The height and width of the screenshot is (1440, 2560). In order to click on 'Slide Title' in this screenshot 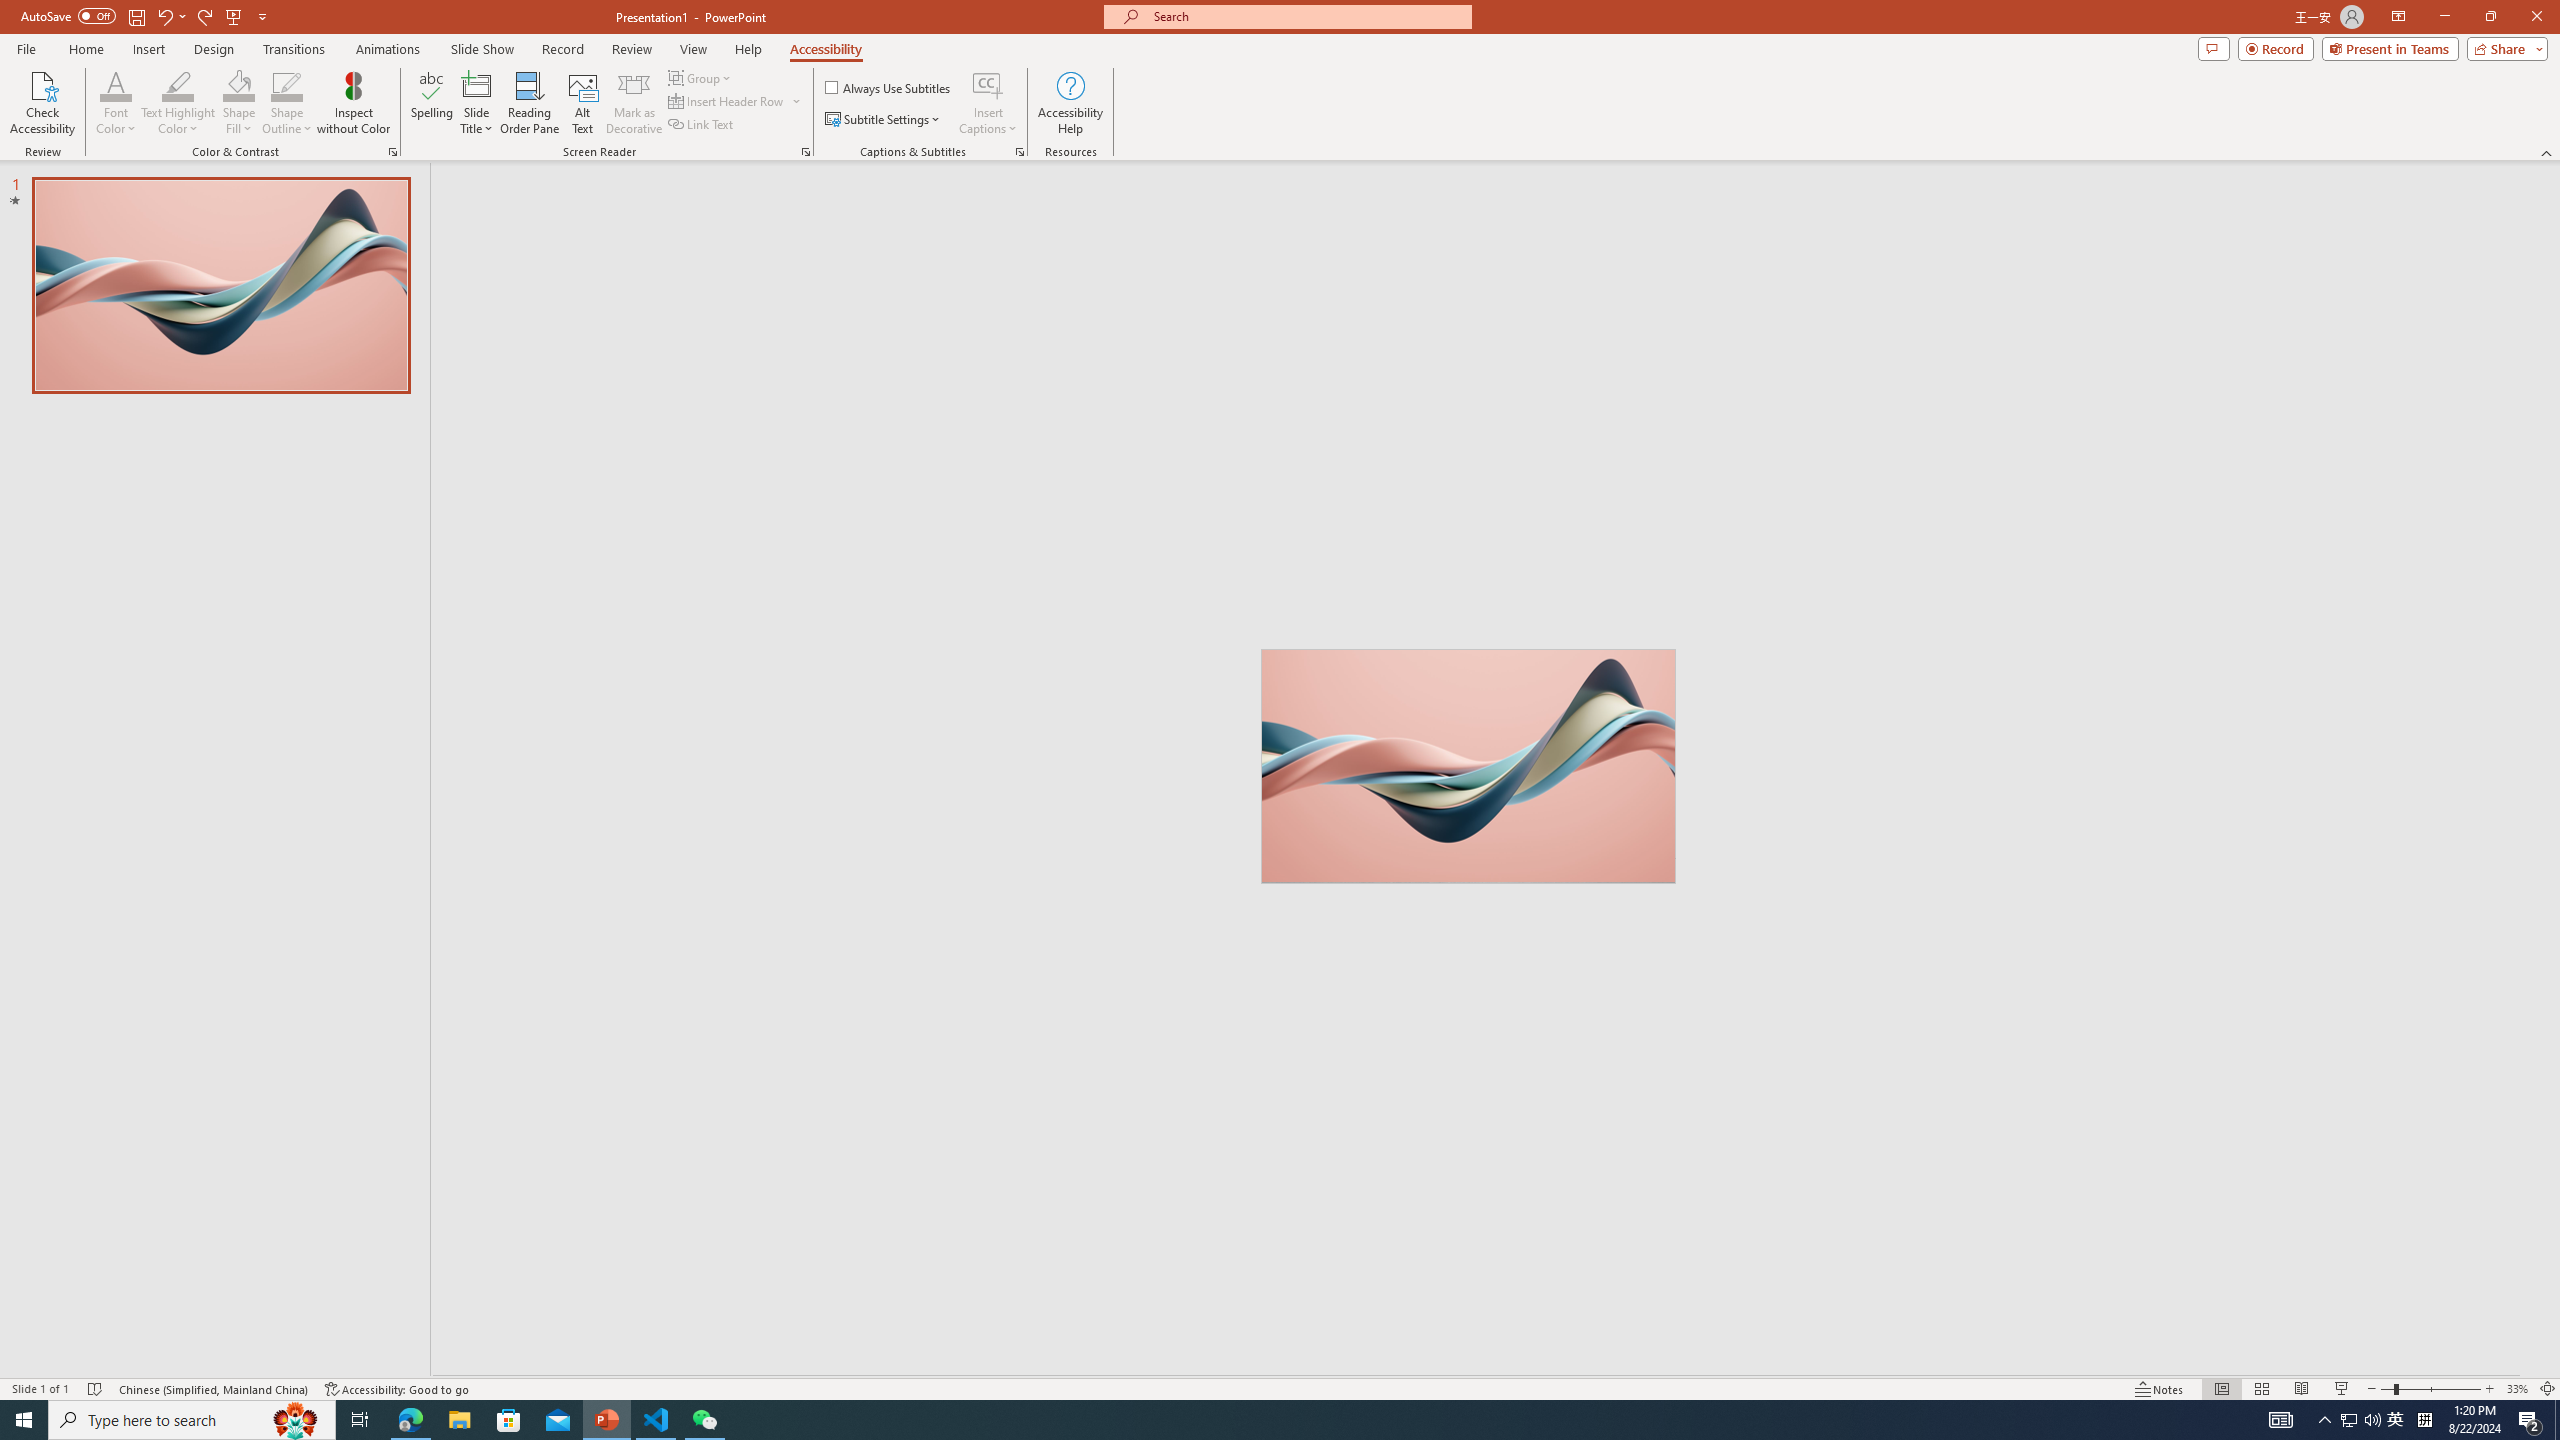, I will do `click(476, 84)`.